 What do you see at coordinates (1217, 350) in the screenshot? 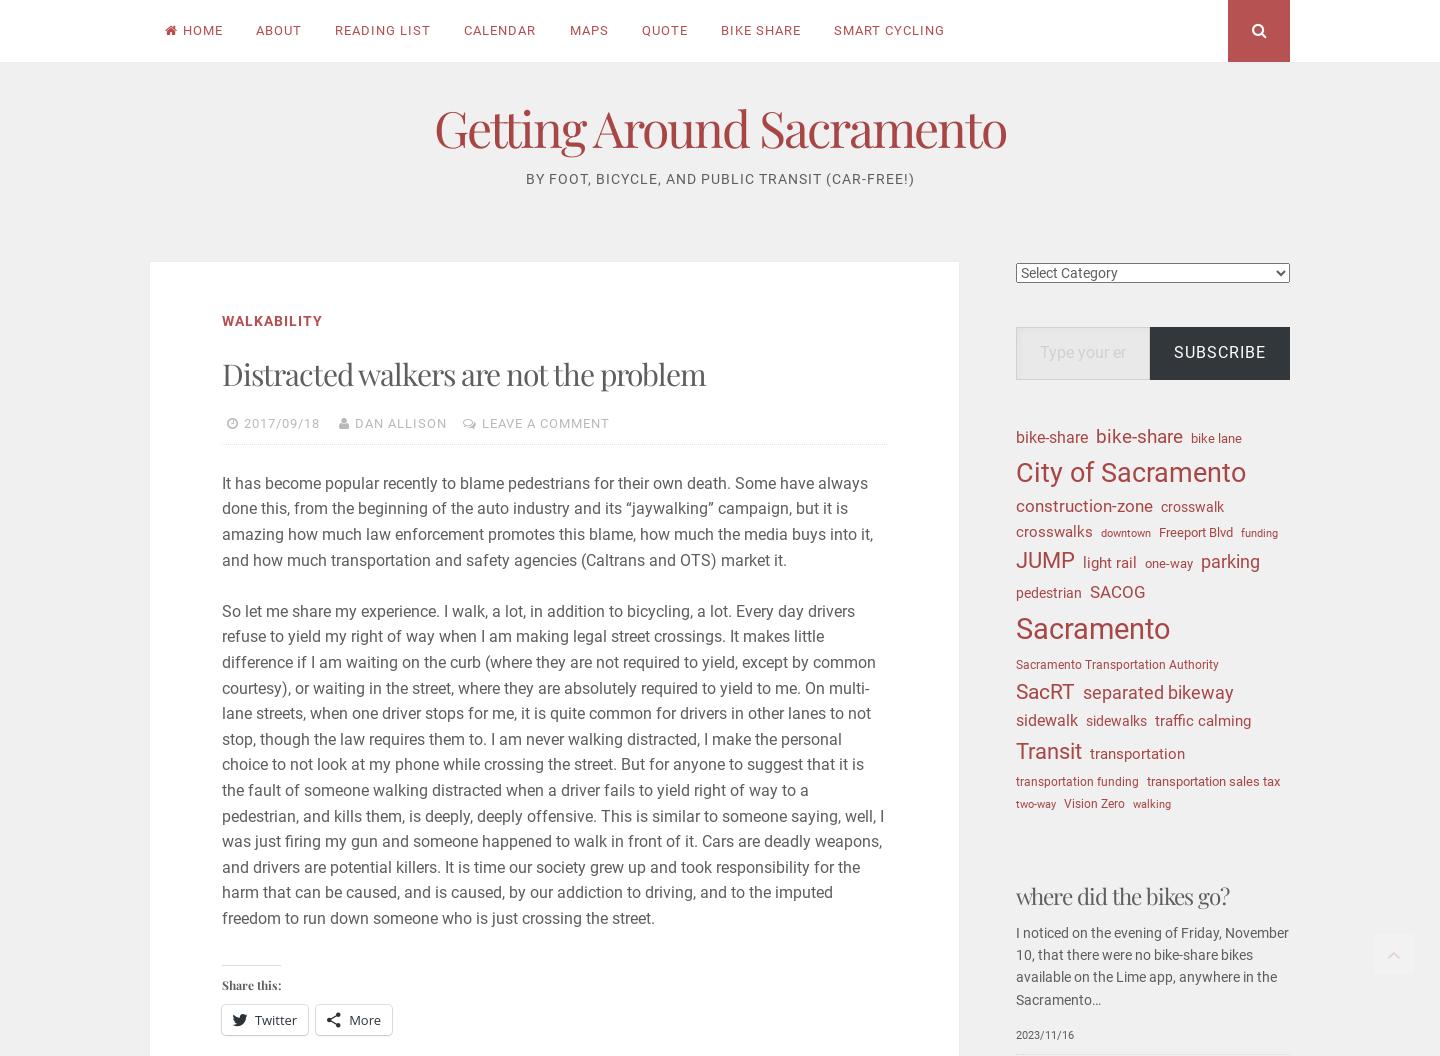
I see `'Subscribe'` at bounding box center [1217, 350].